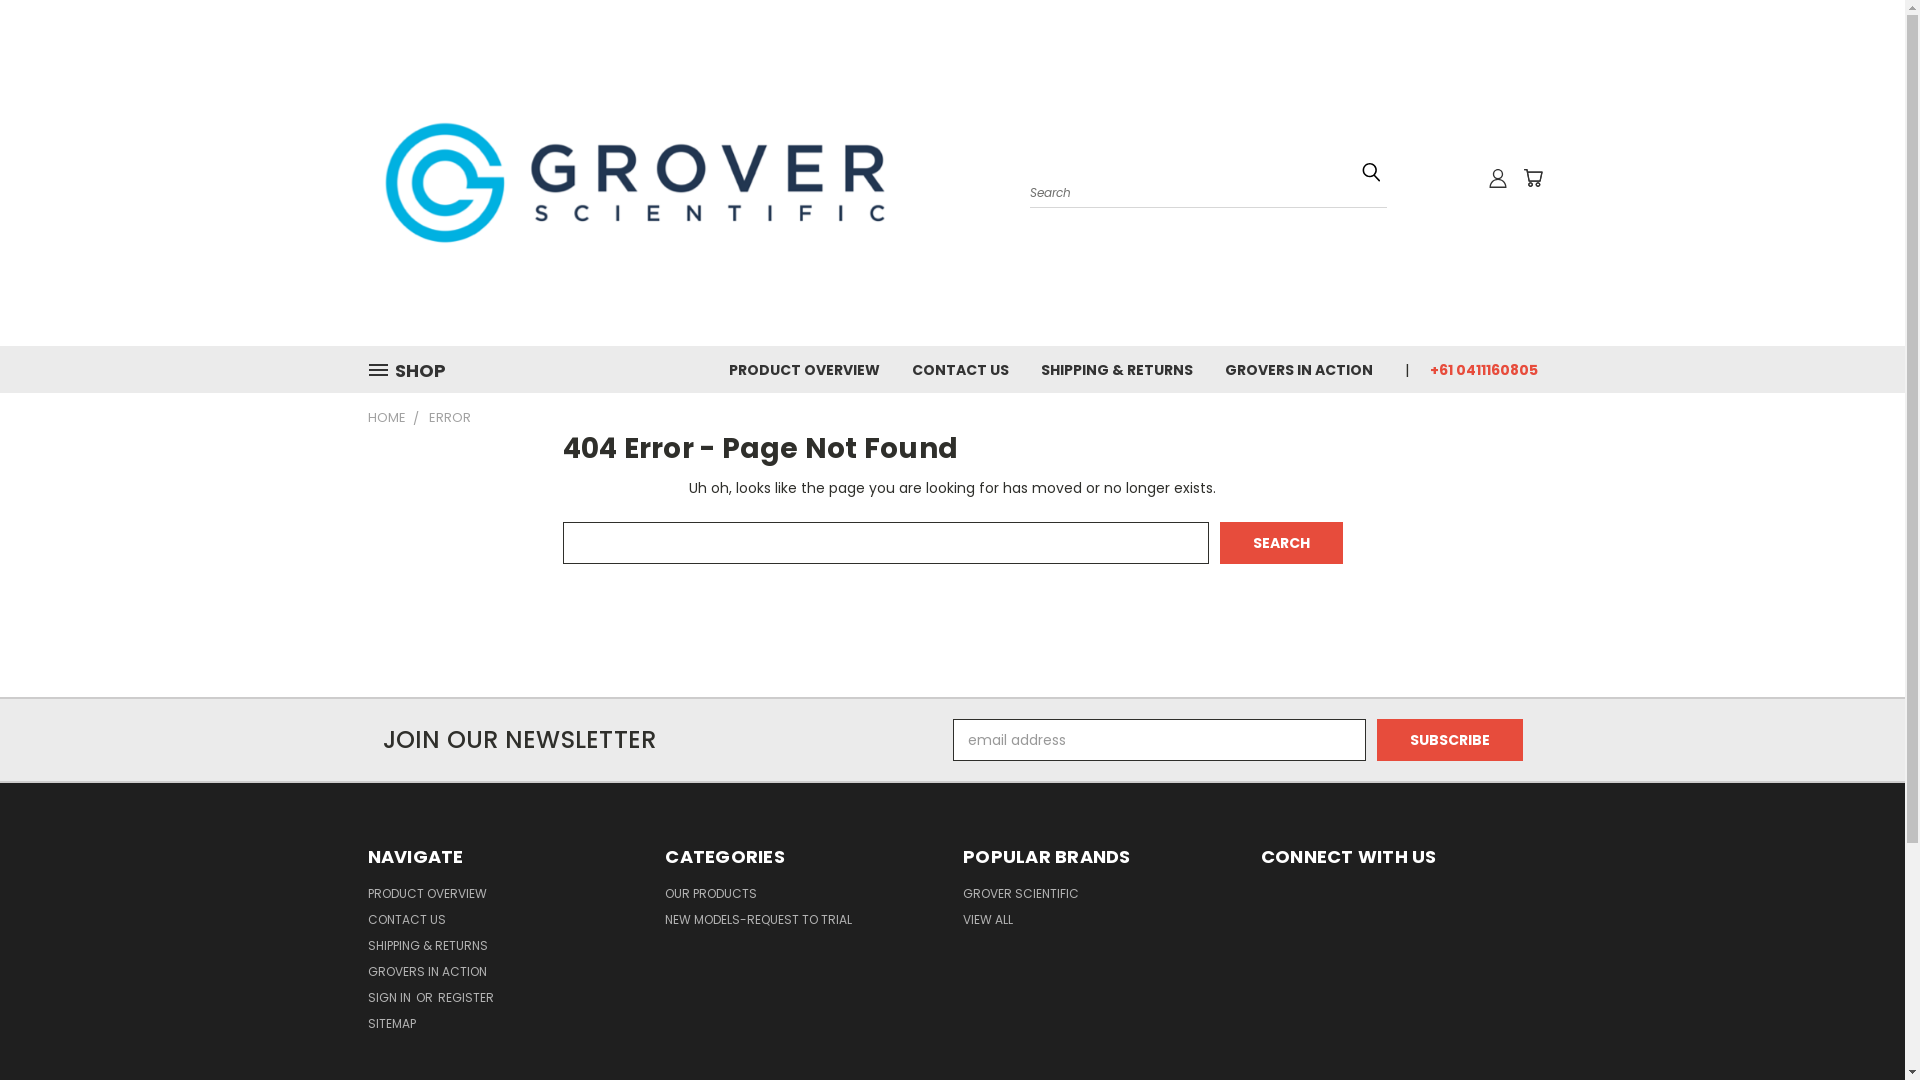 The height and width of the screenshot is (1080, 1920). What do you see at coordinates (368, 974) in the screenshot?
I see `'GROVERS IN ACTION'` at bounding box center [368, 974].